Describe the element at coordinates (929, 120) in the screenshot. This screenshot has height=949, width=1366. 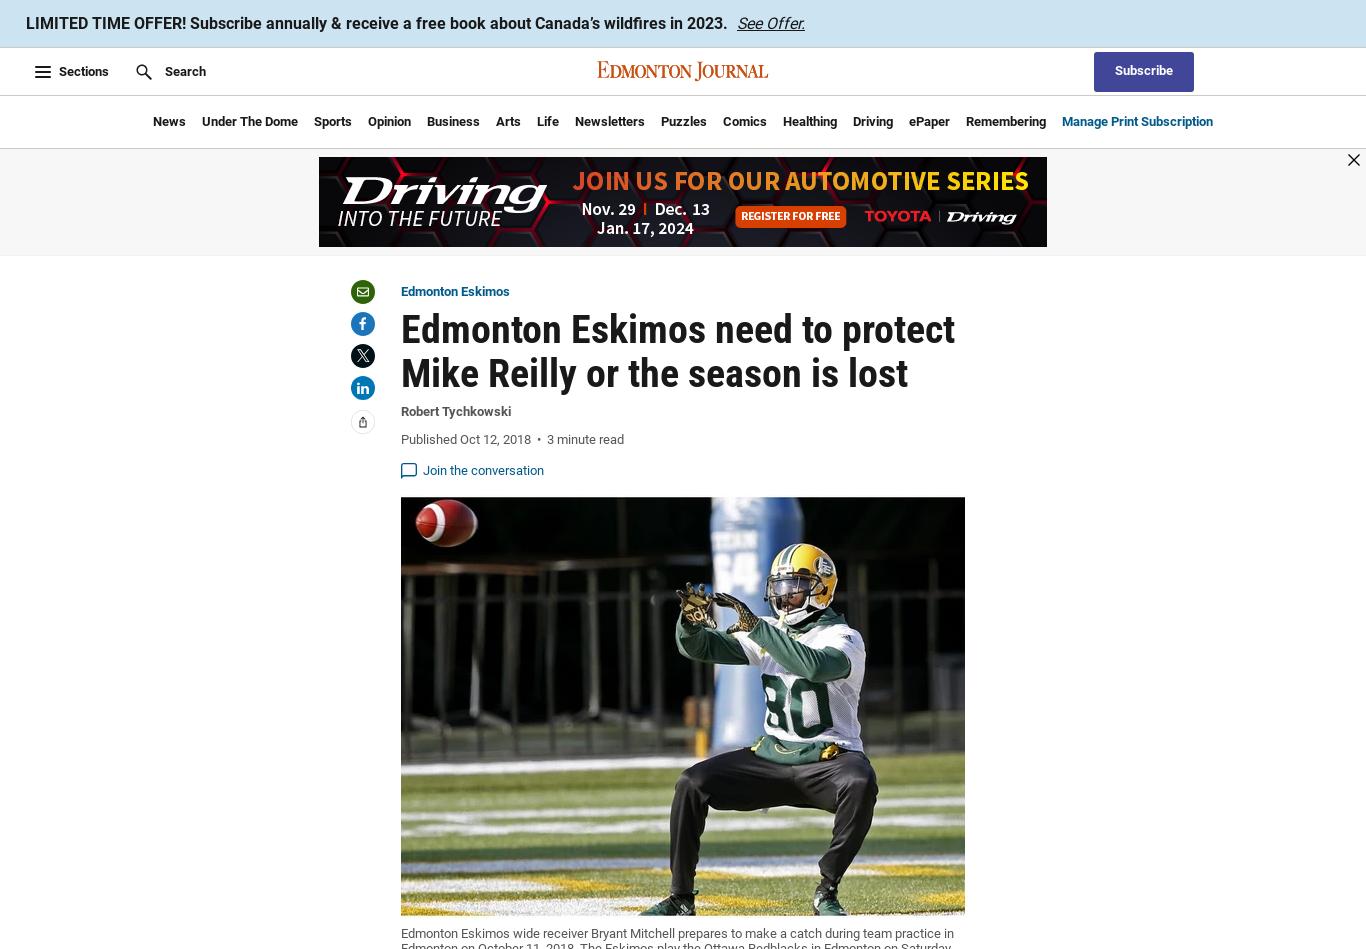
I see `'ePaper'` at that location.